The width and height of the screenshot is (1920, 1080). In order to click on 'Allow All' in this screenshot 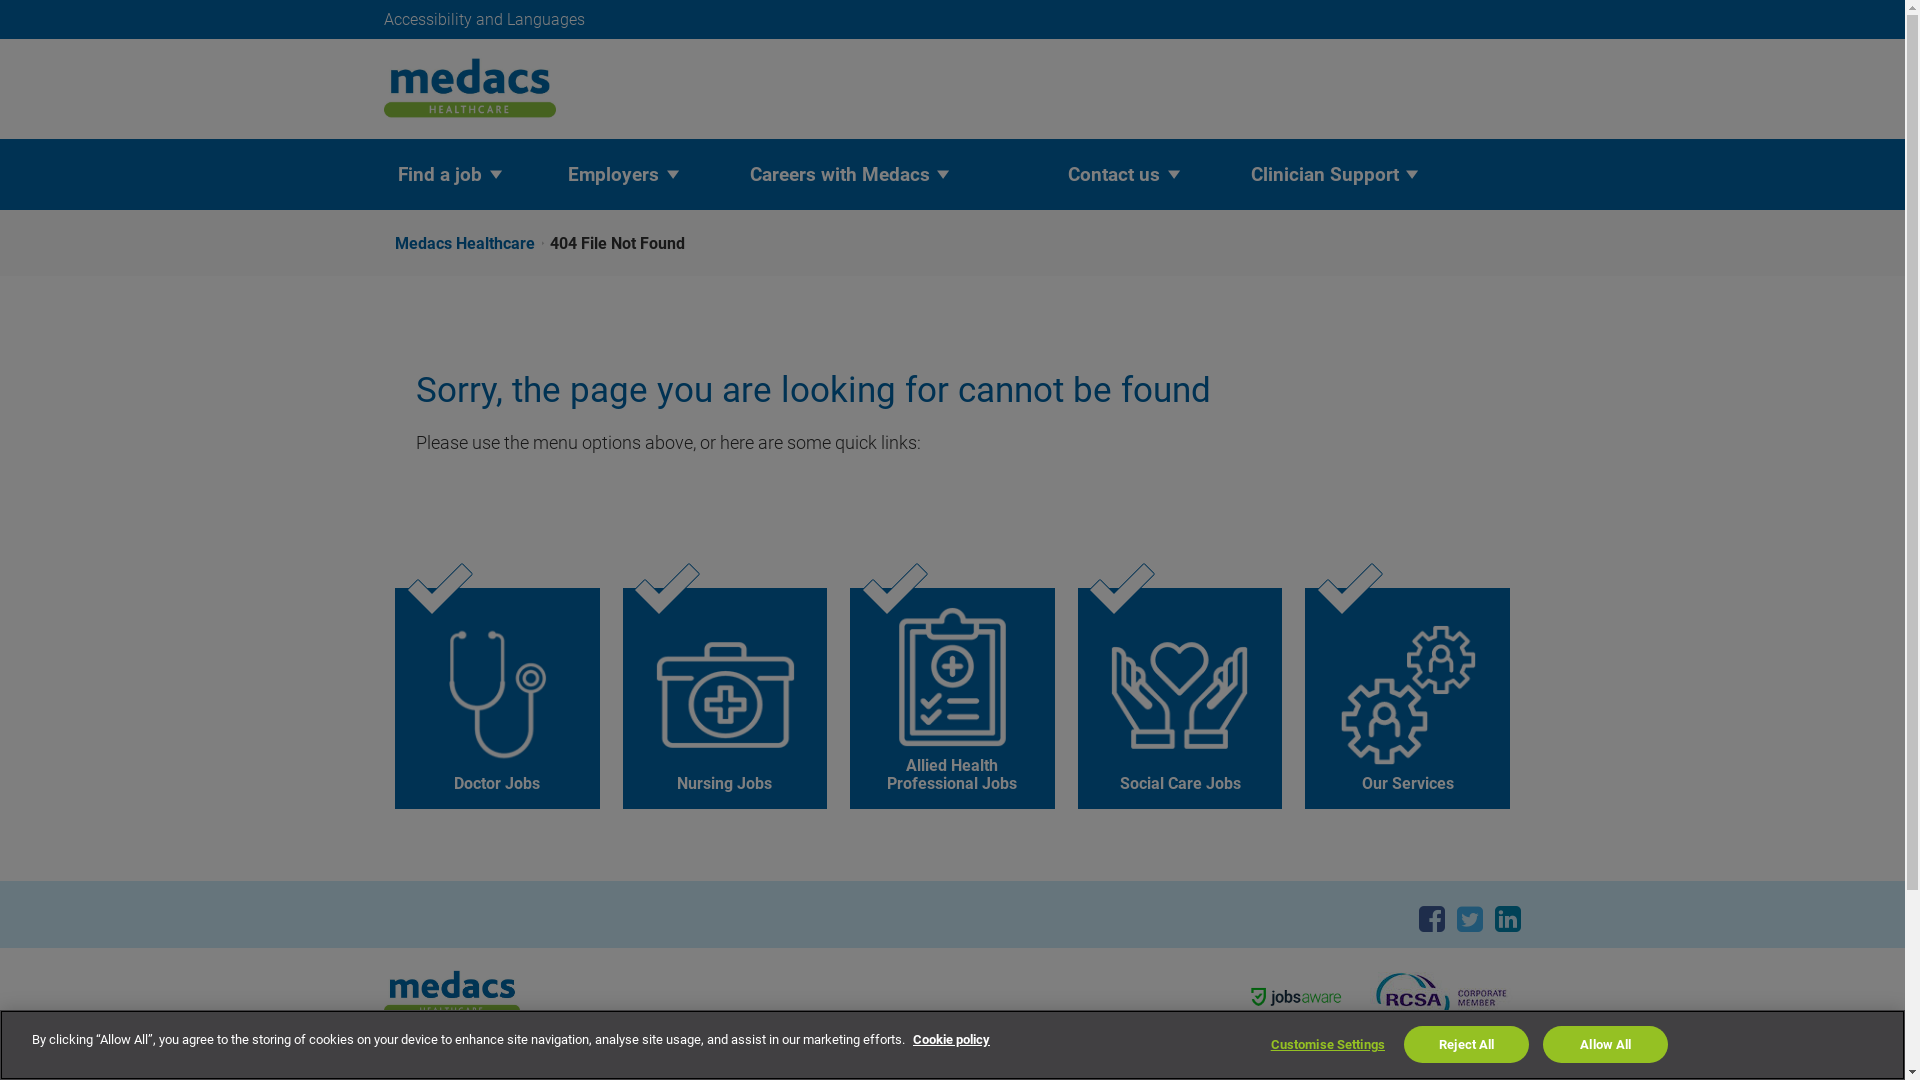, I will do `click(1605, 1043)`.